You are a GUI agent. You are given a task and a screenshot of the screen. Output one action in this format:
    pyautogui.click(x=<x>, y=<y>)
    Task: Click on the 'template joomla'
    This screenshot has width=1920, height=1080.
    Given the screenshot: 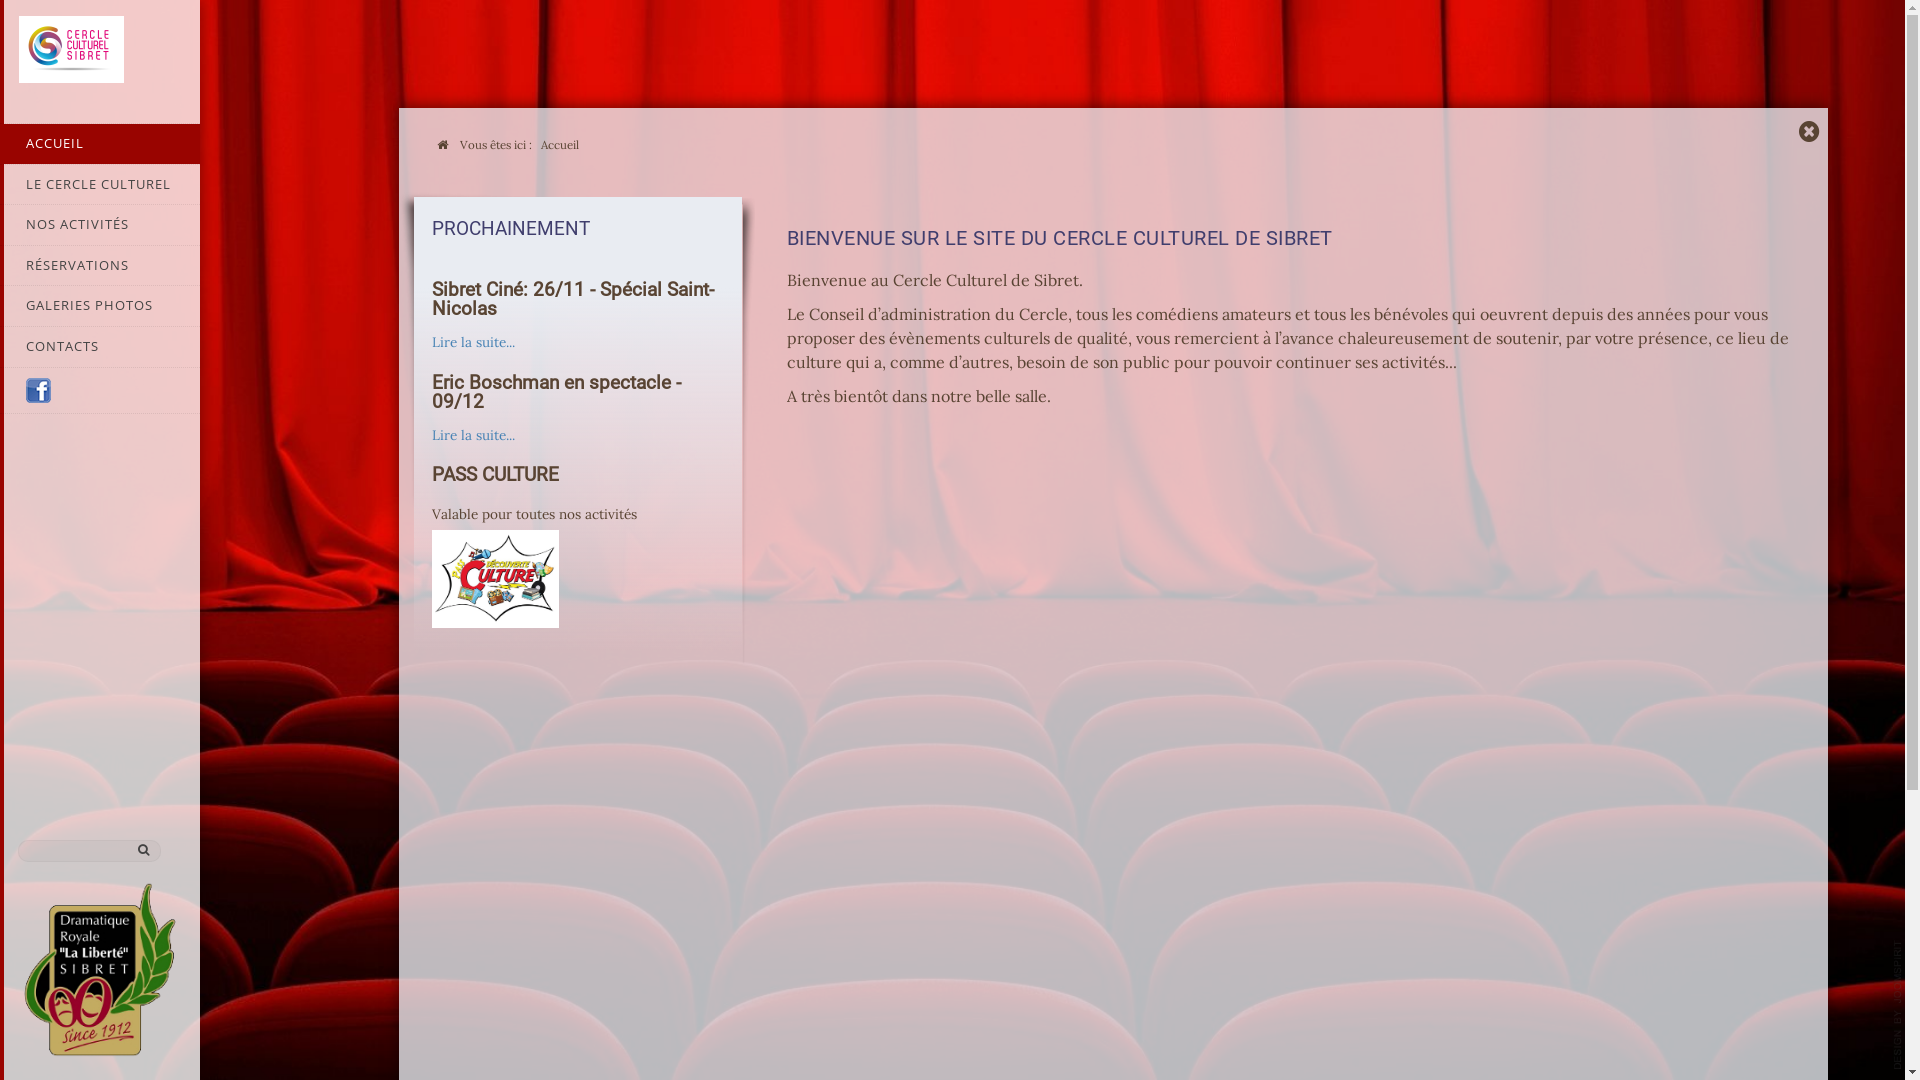 What is the action you would take?
    pyautogui.click(x=1893, y=1005)
    